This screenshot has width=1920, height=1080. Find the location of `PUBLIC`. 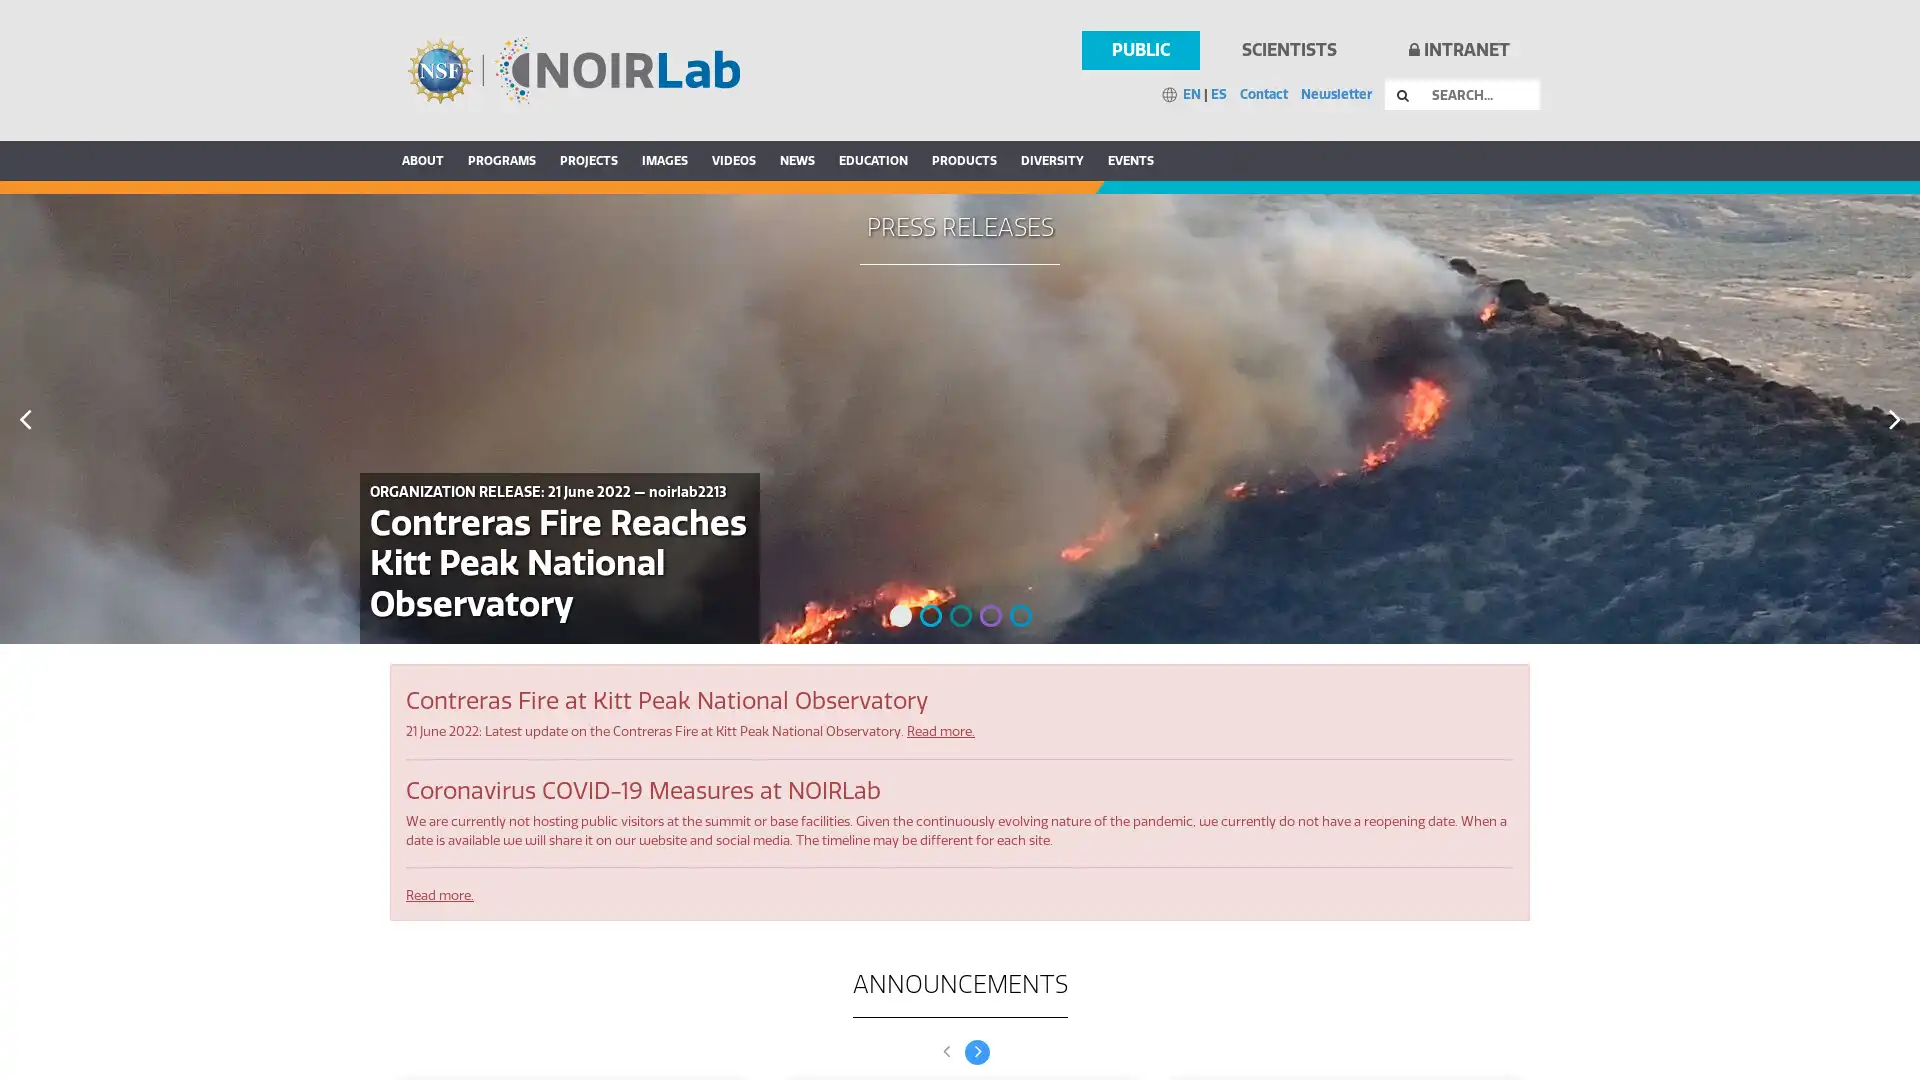

PUBLIC is located at coordinates (1140, 49).